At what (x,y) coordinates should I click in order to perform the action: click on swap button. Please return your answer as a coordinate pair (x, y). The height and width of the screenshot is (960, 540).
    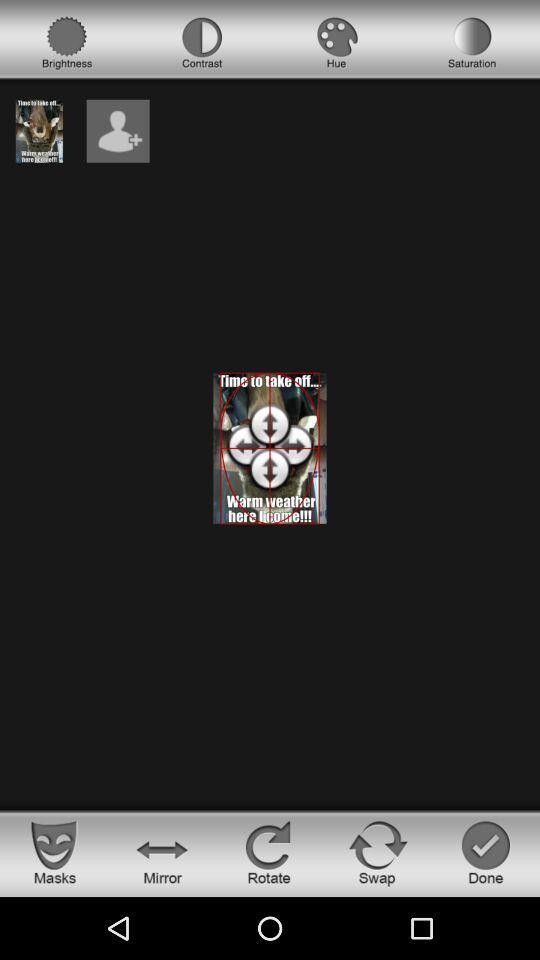
    Looking at the image, I should click on (378, 851).